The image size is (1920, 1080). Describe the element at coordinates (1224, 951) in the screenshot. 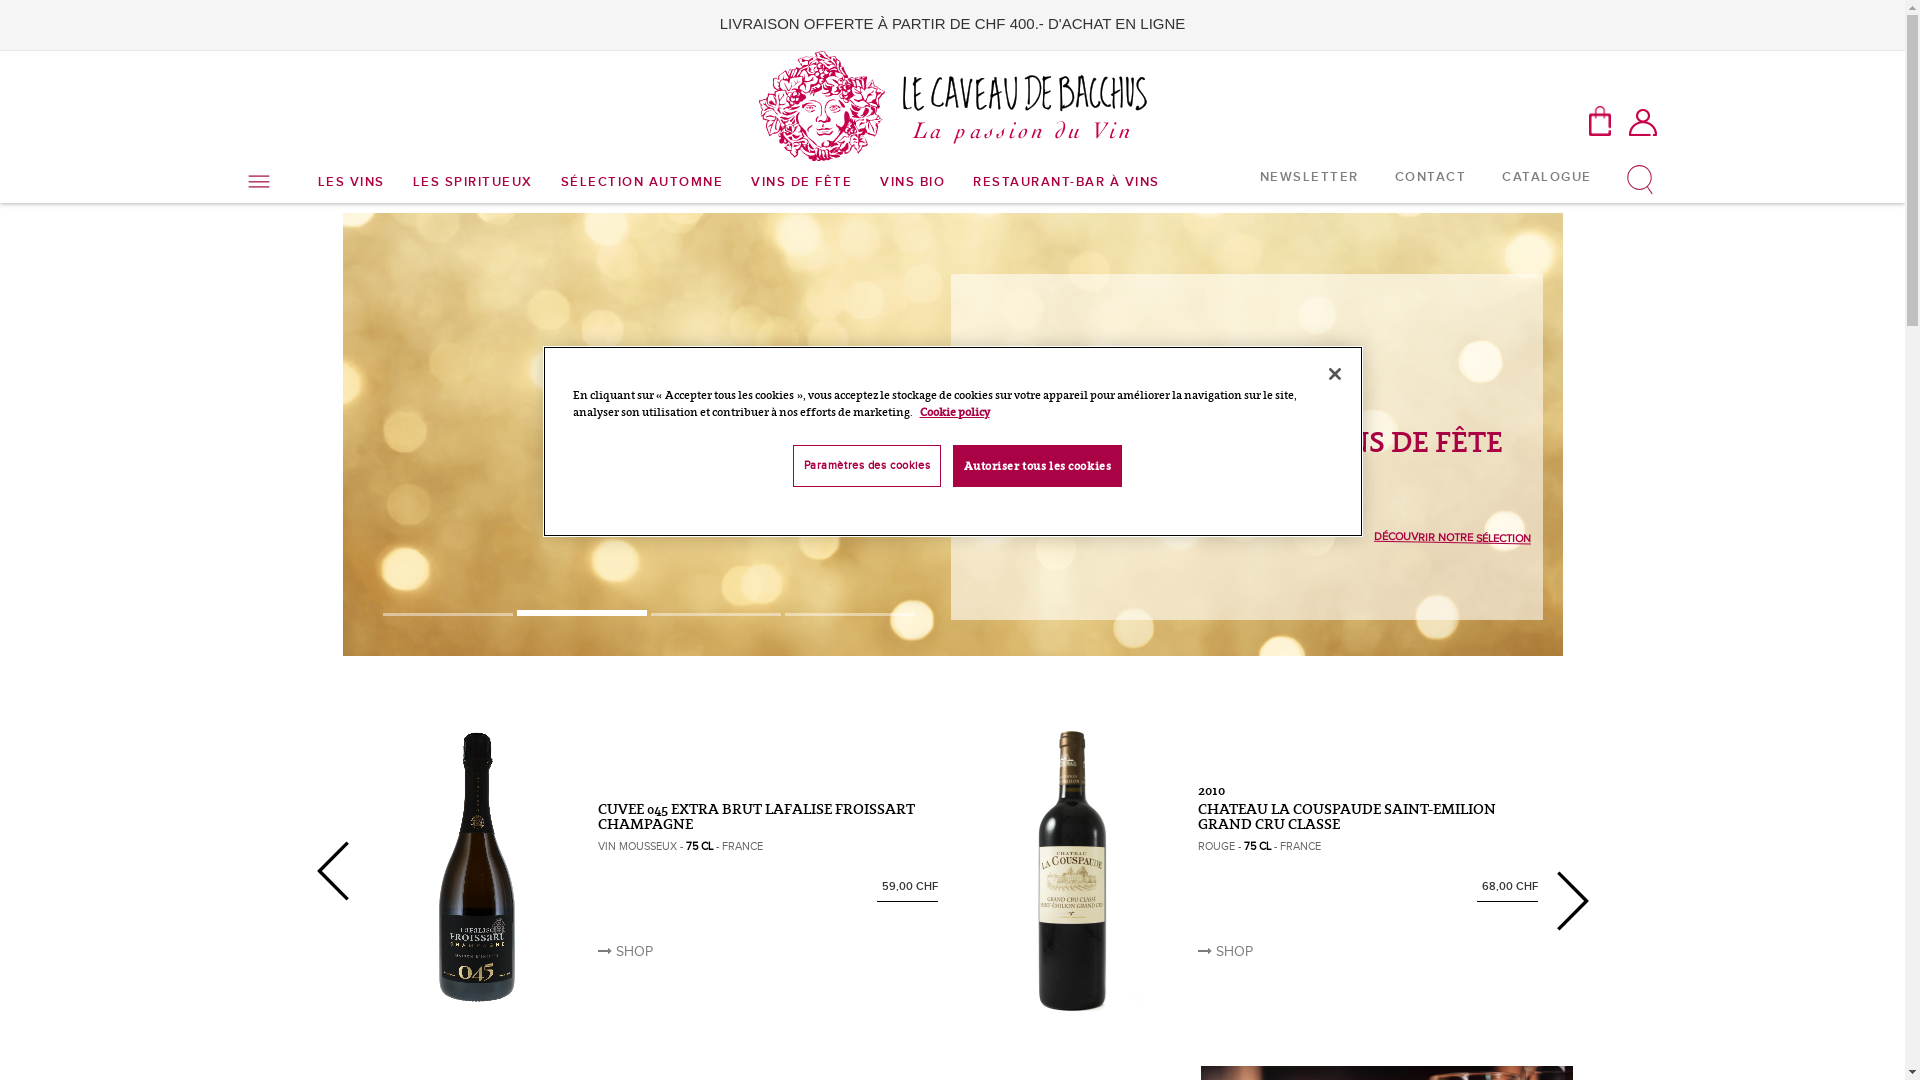

I see `'SHOP'` at that location.